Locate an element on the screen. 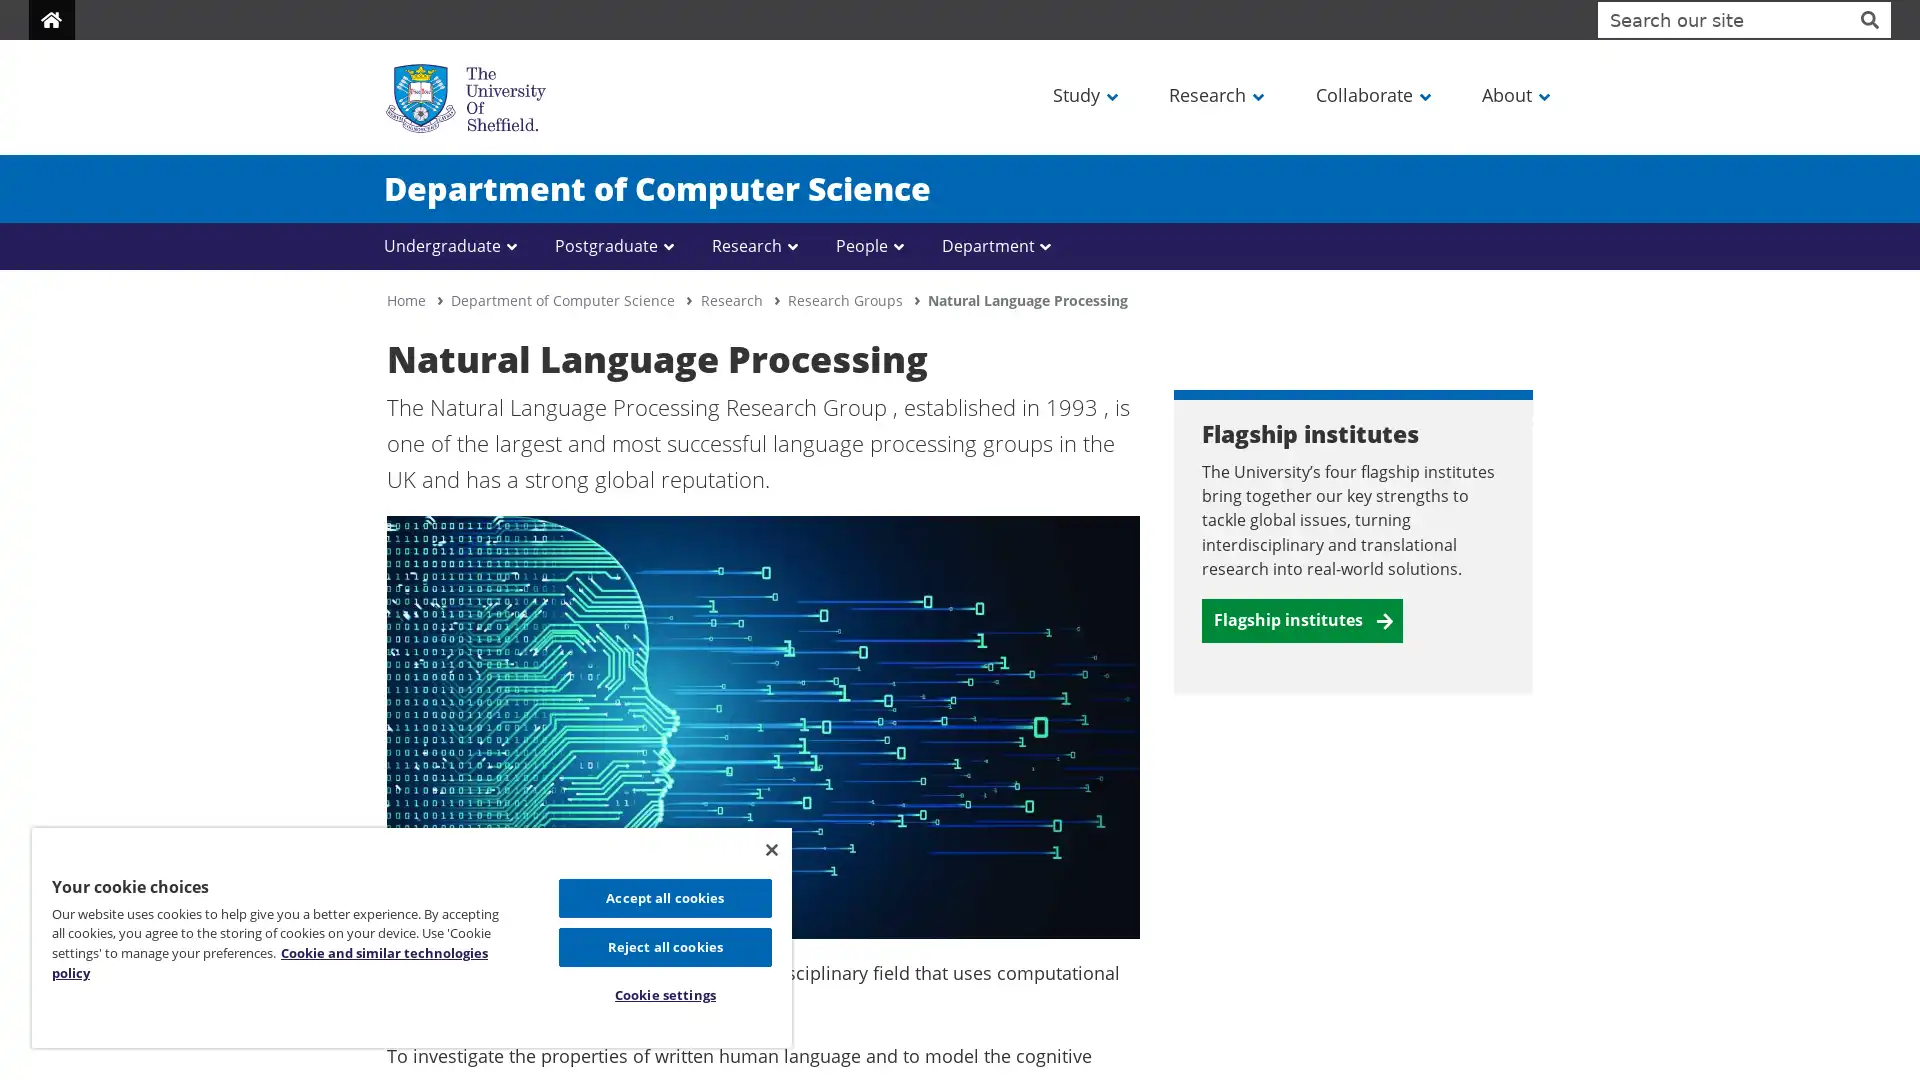 The width and height of the screenshot is (1920, 1080). Undergraduate is located at coordinates (454, 246).